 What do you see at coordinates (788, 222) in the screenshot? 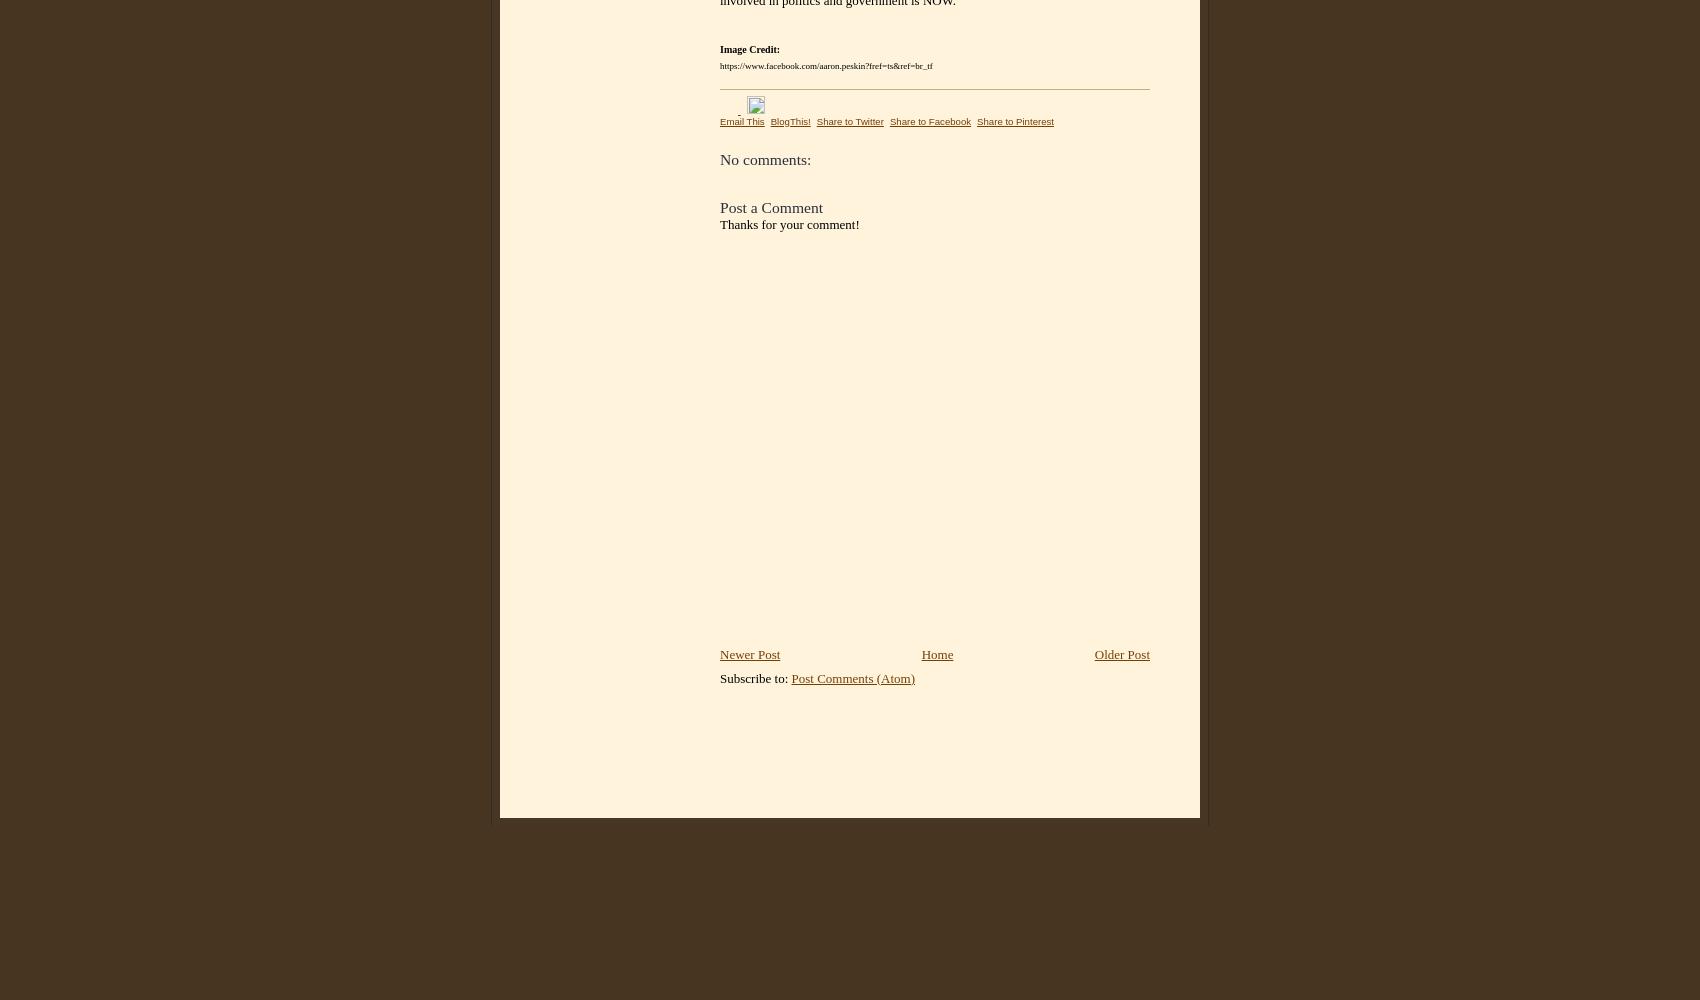
I see `'Thanks for your comment!'` at bounding box center [788, 222].